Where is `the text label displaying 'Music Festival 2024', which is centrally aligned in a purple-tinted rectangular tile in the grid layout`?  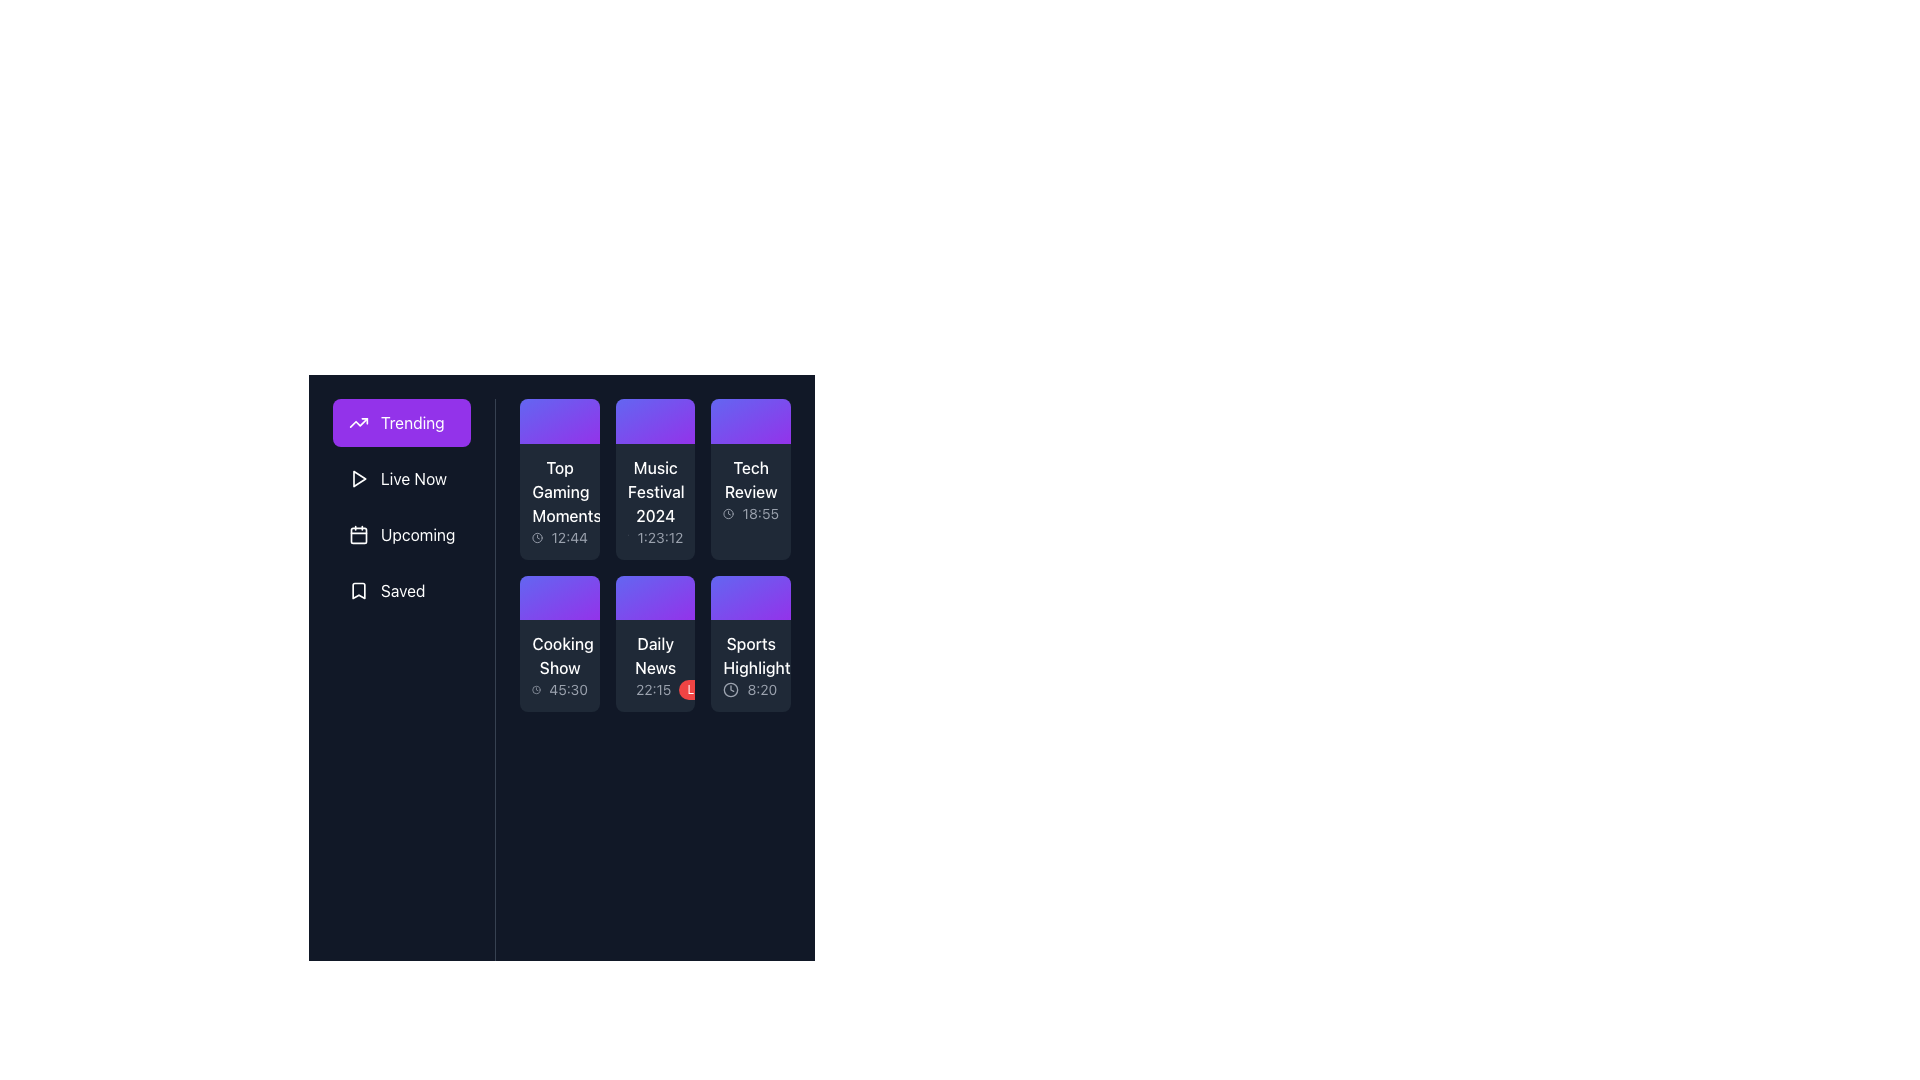 the text label displaying 'Music Festival 2024', which is centrally aligned in a purple-tinted rectangular tile in the grid layout is located at coordinates (655, 491).